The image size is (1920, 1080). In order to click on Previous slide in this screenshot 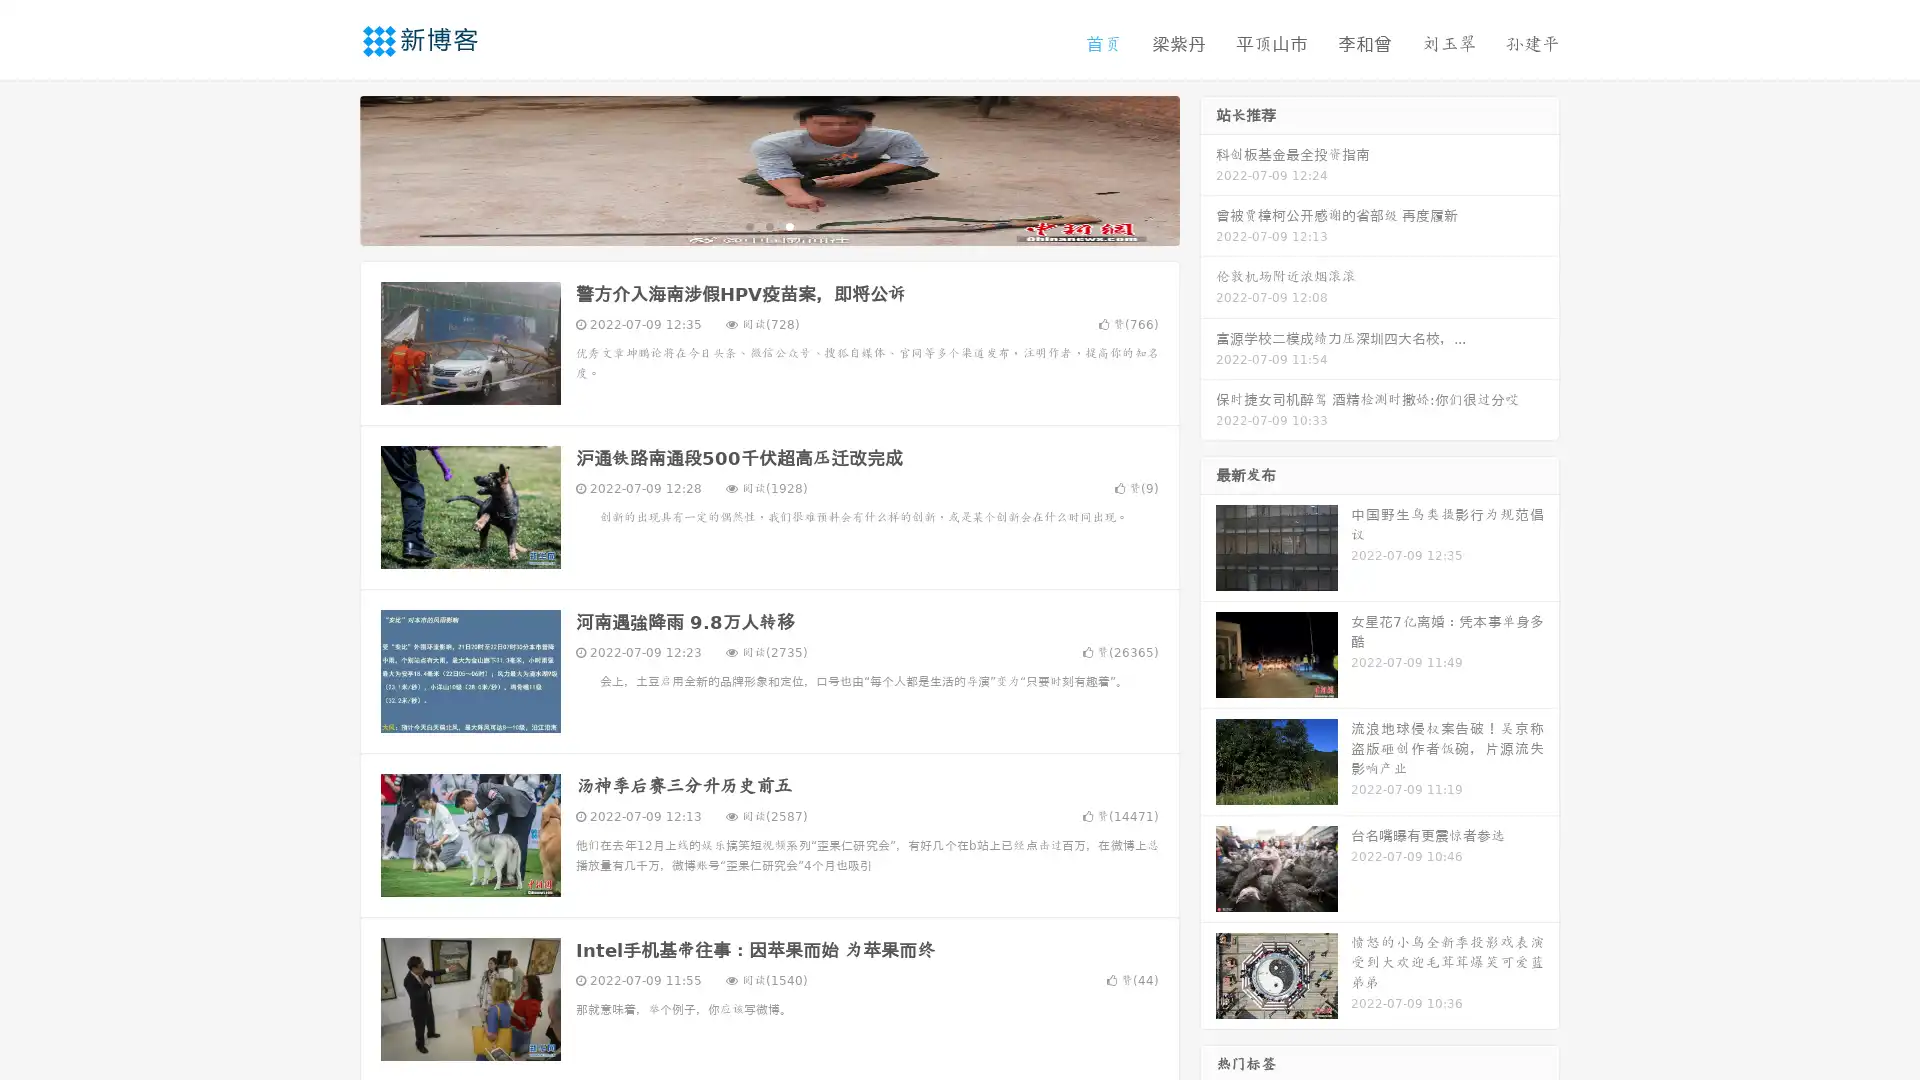, I will do `click(330, 168)`.